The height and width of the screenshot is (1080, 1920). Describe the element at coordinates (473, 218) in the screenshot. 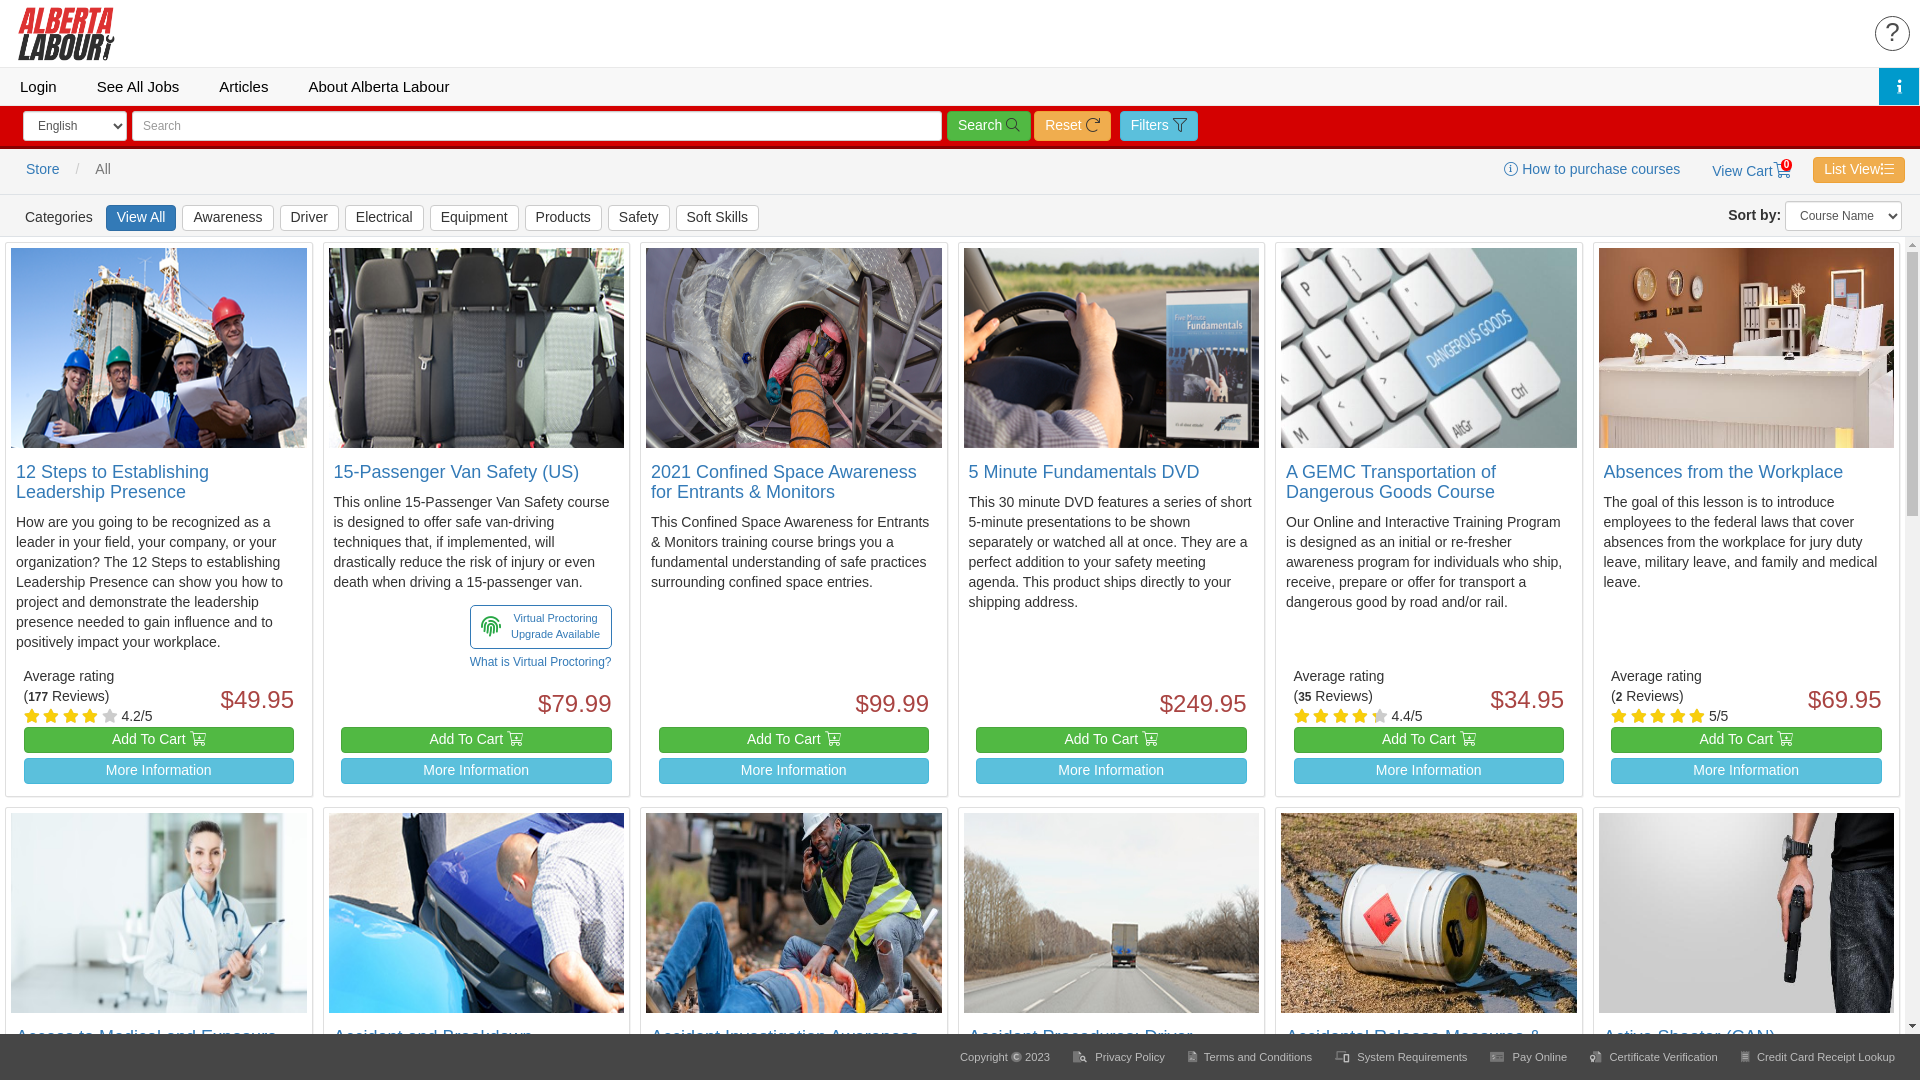

I see `'Equipment'` at that location.